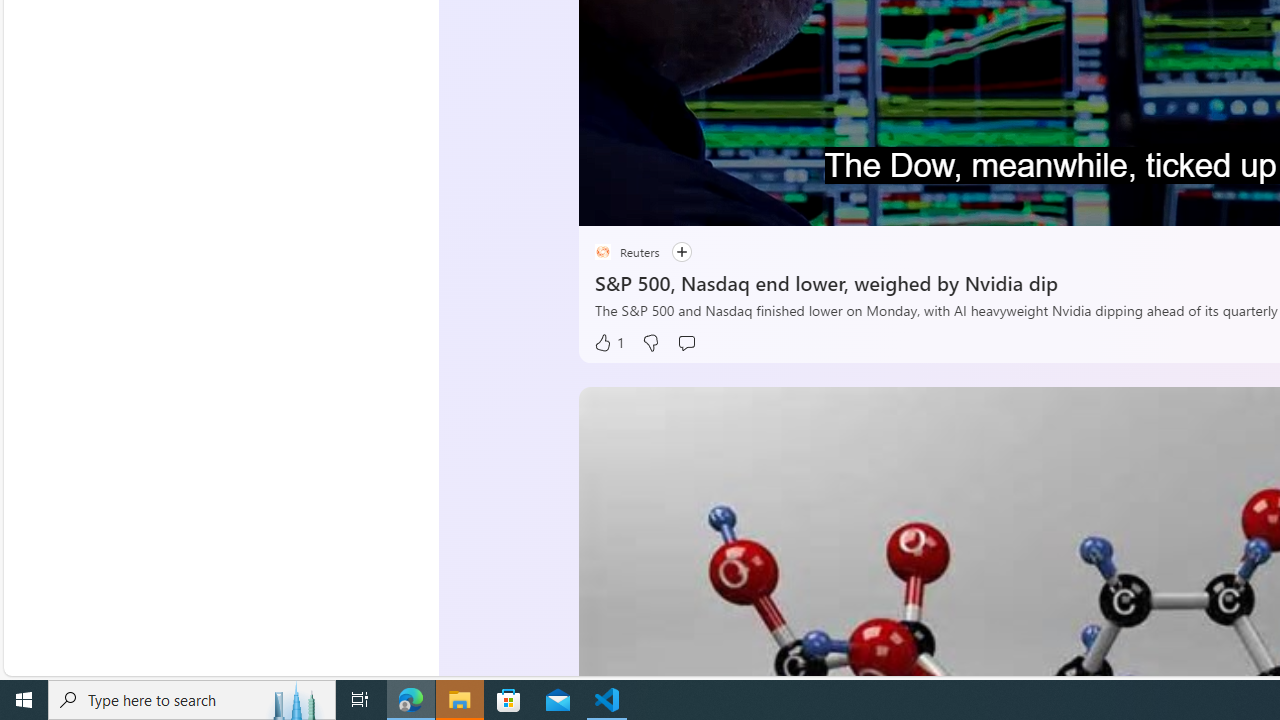 The width and height of the screenshot is (1280, 720). I want to click on 'Pause', so click(607, 203).